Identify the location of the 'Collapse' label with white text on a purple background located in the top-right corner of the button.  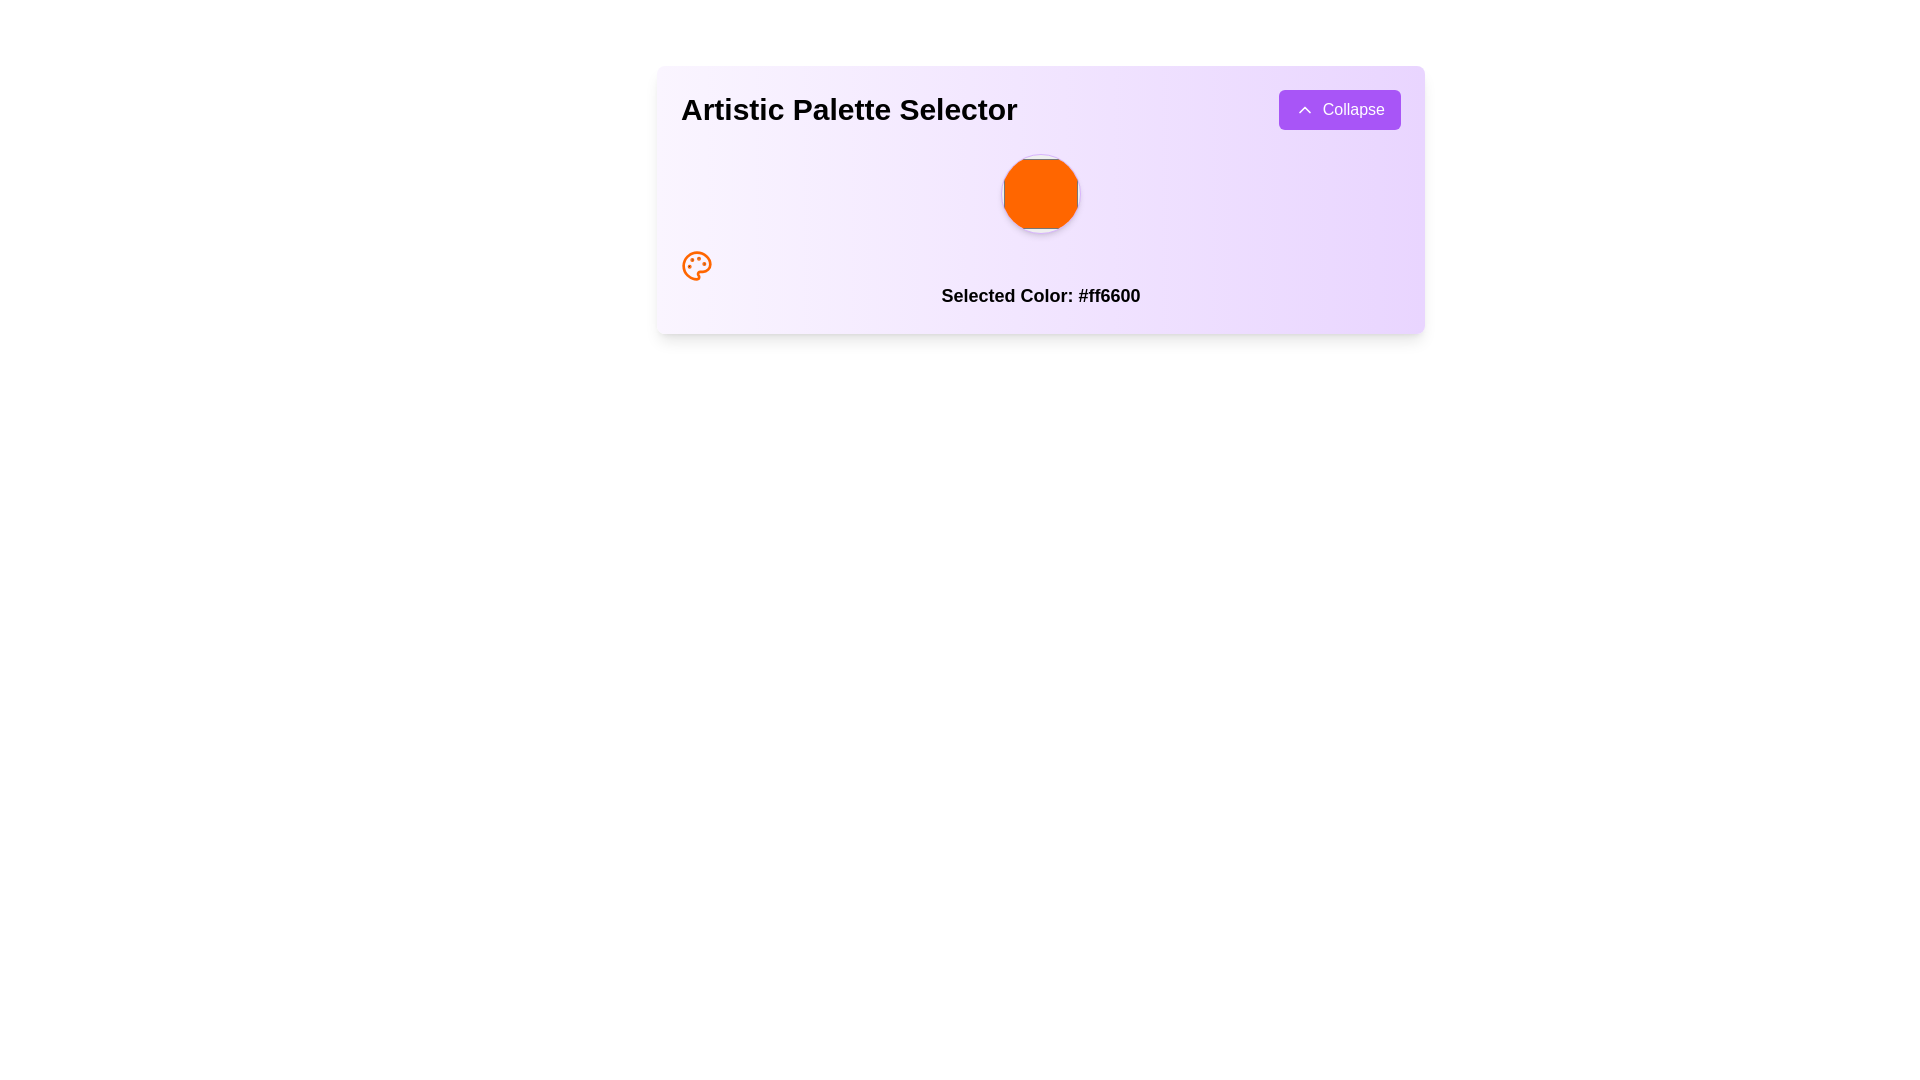
(1353, 110).